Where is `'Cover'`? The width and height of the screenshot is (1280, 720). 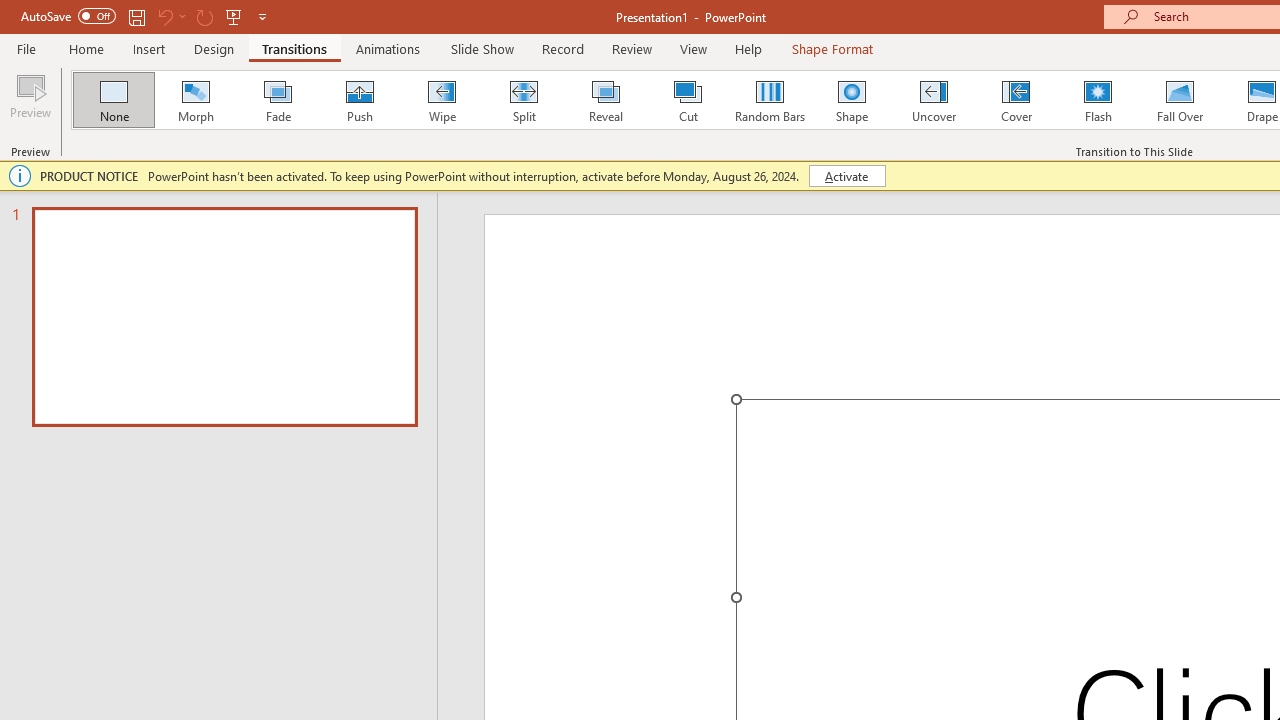 'Cover' is located at coordinates (1016, 100).